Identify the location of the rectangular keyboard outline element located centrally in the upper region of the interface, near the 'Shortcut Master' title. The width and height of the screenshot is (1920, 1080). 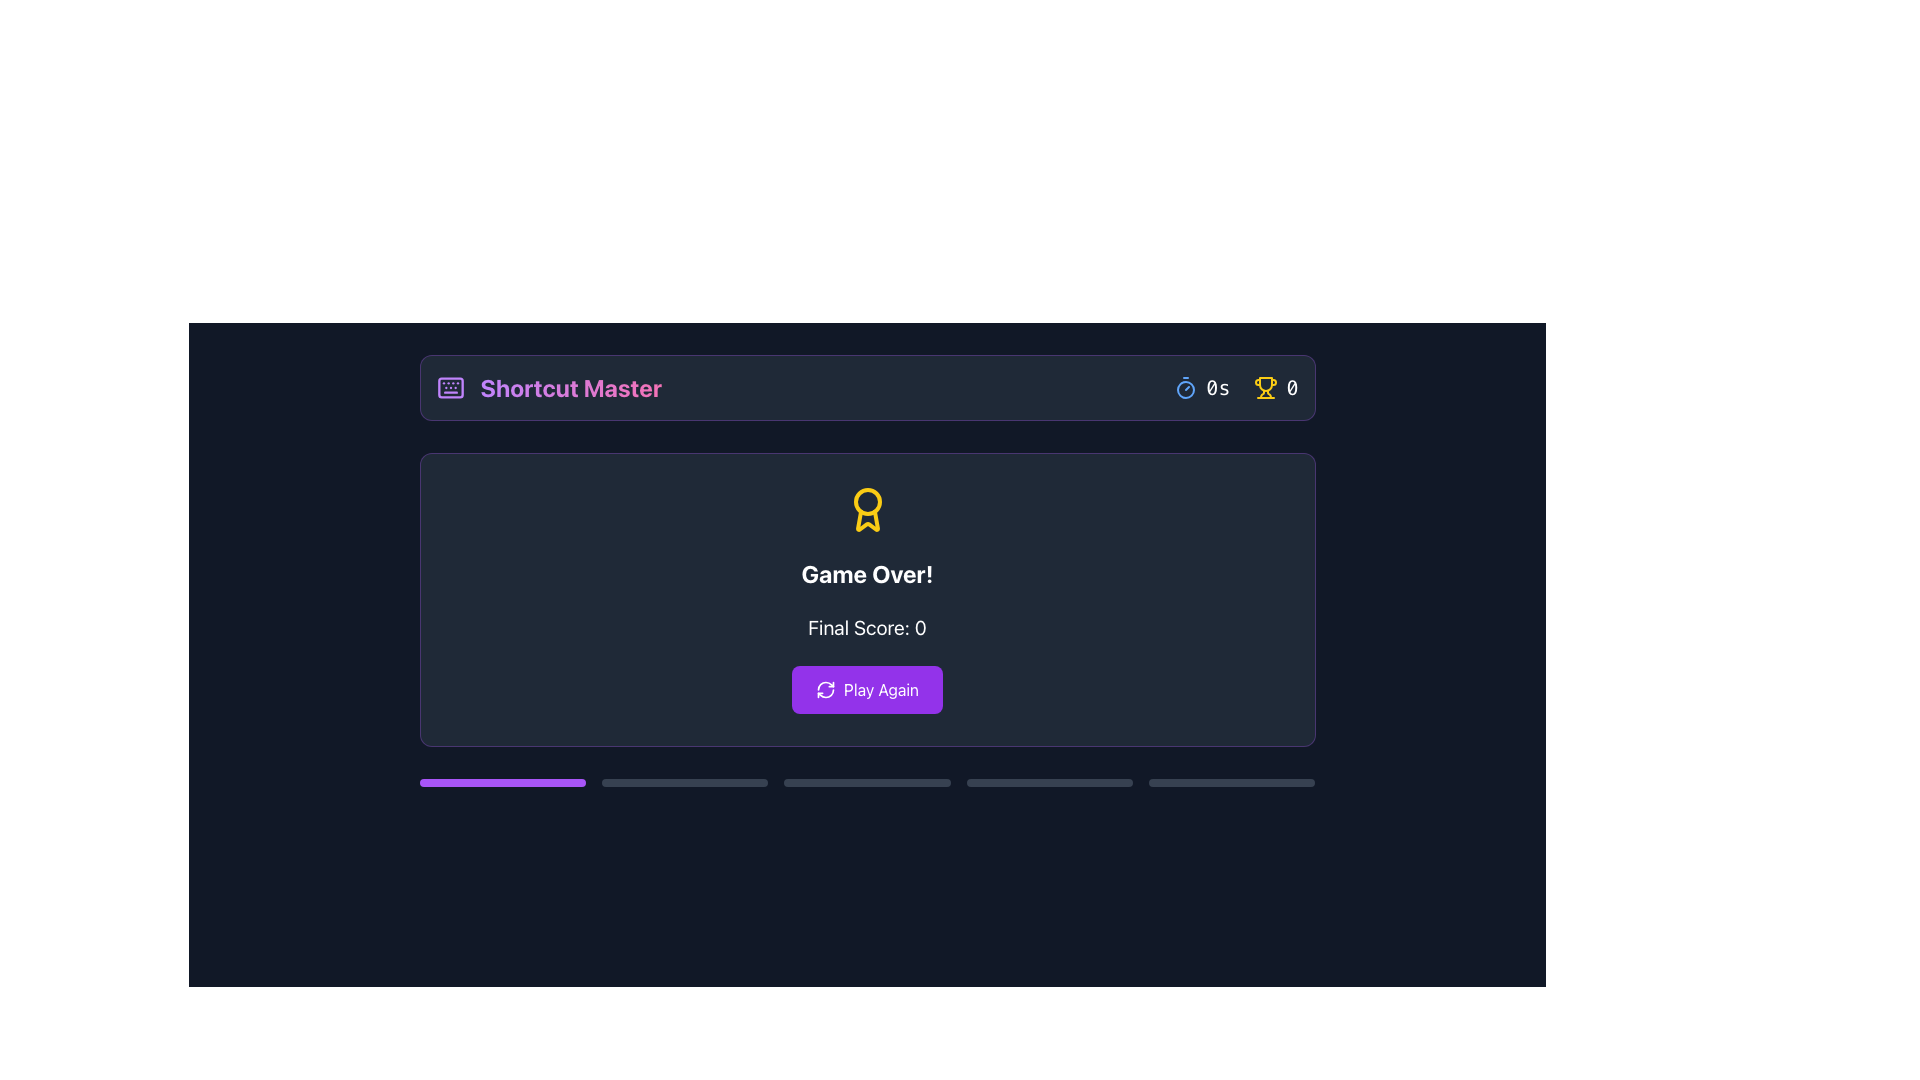
(449, 388).